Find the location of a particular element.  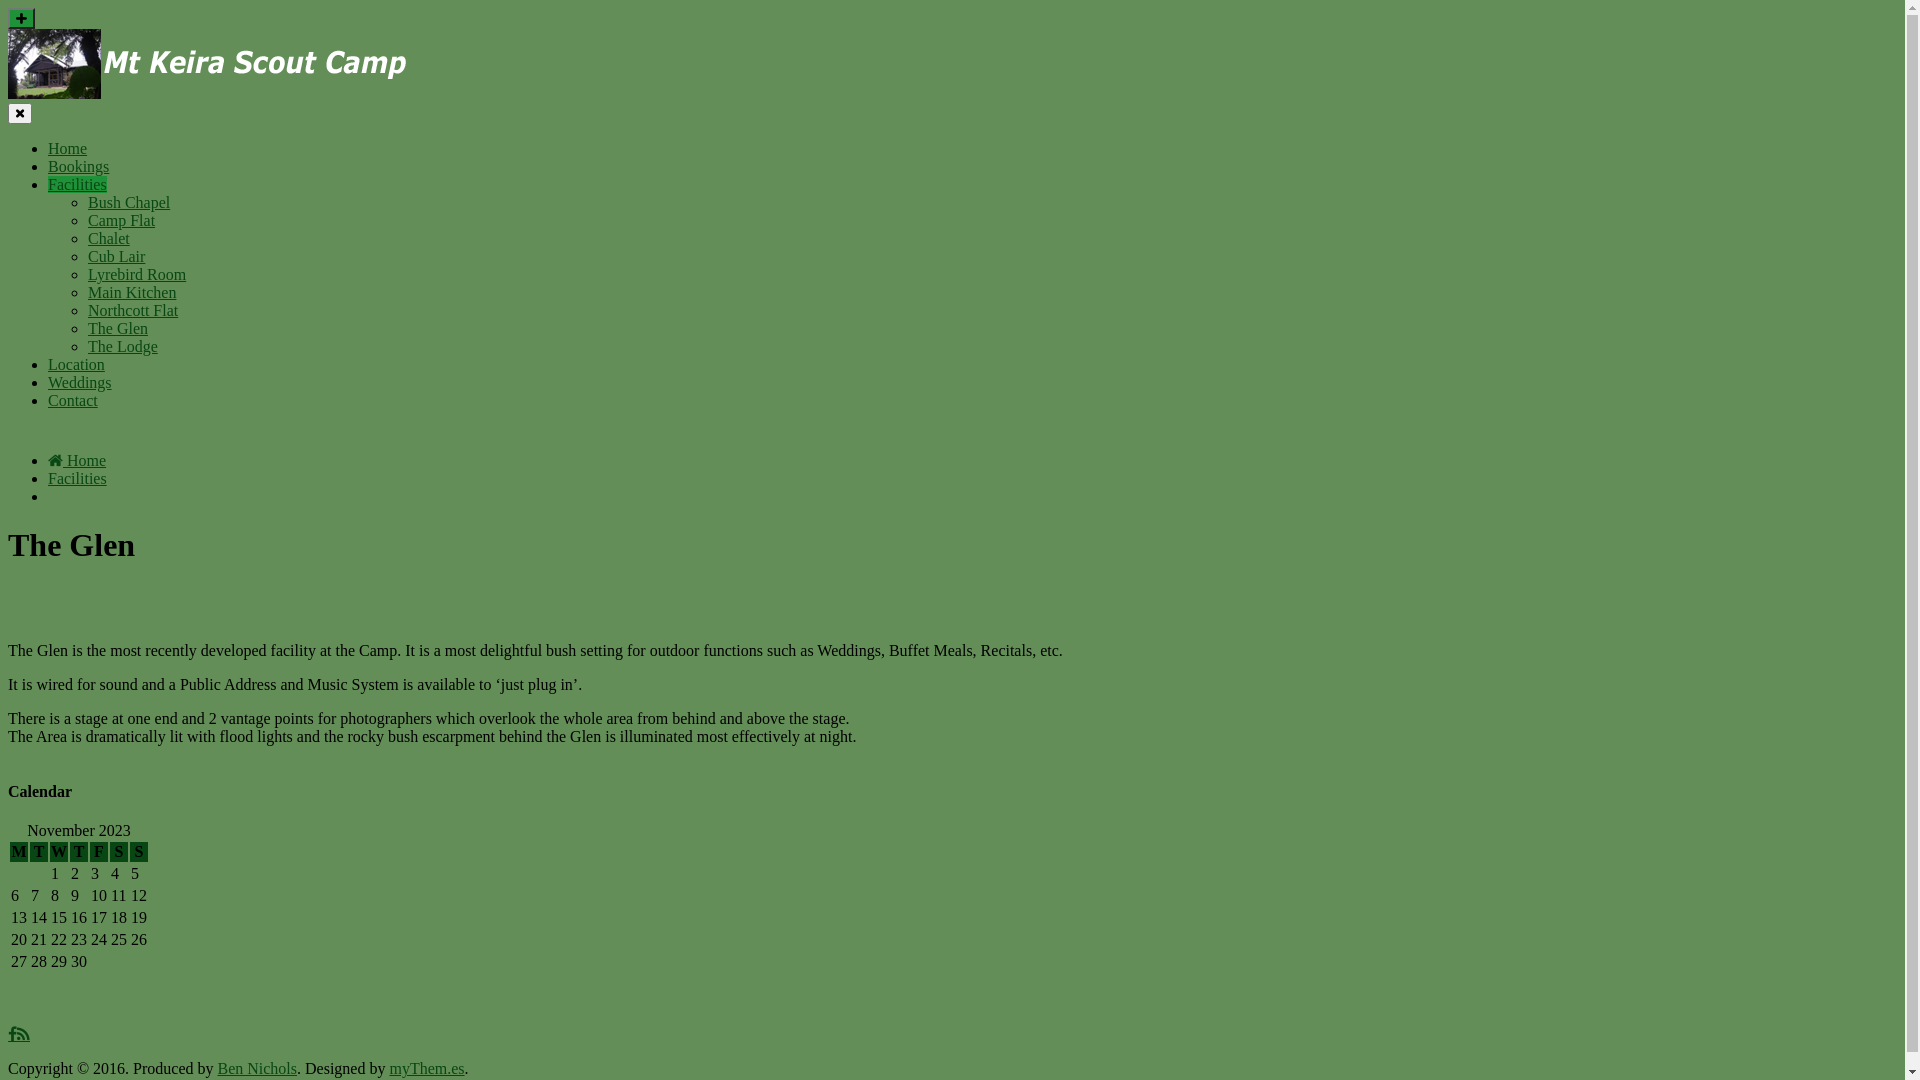

'The Glen' is located at coordinates (86, 327).